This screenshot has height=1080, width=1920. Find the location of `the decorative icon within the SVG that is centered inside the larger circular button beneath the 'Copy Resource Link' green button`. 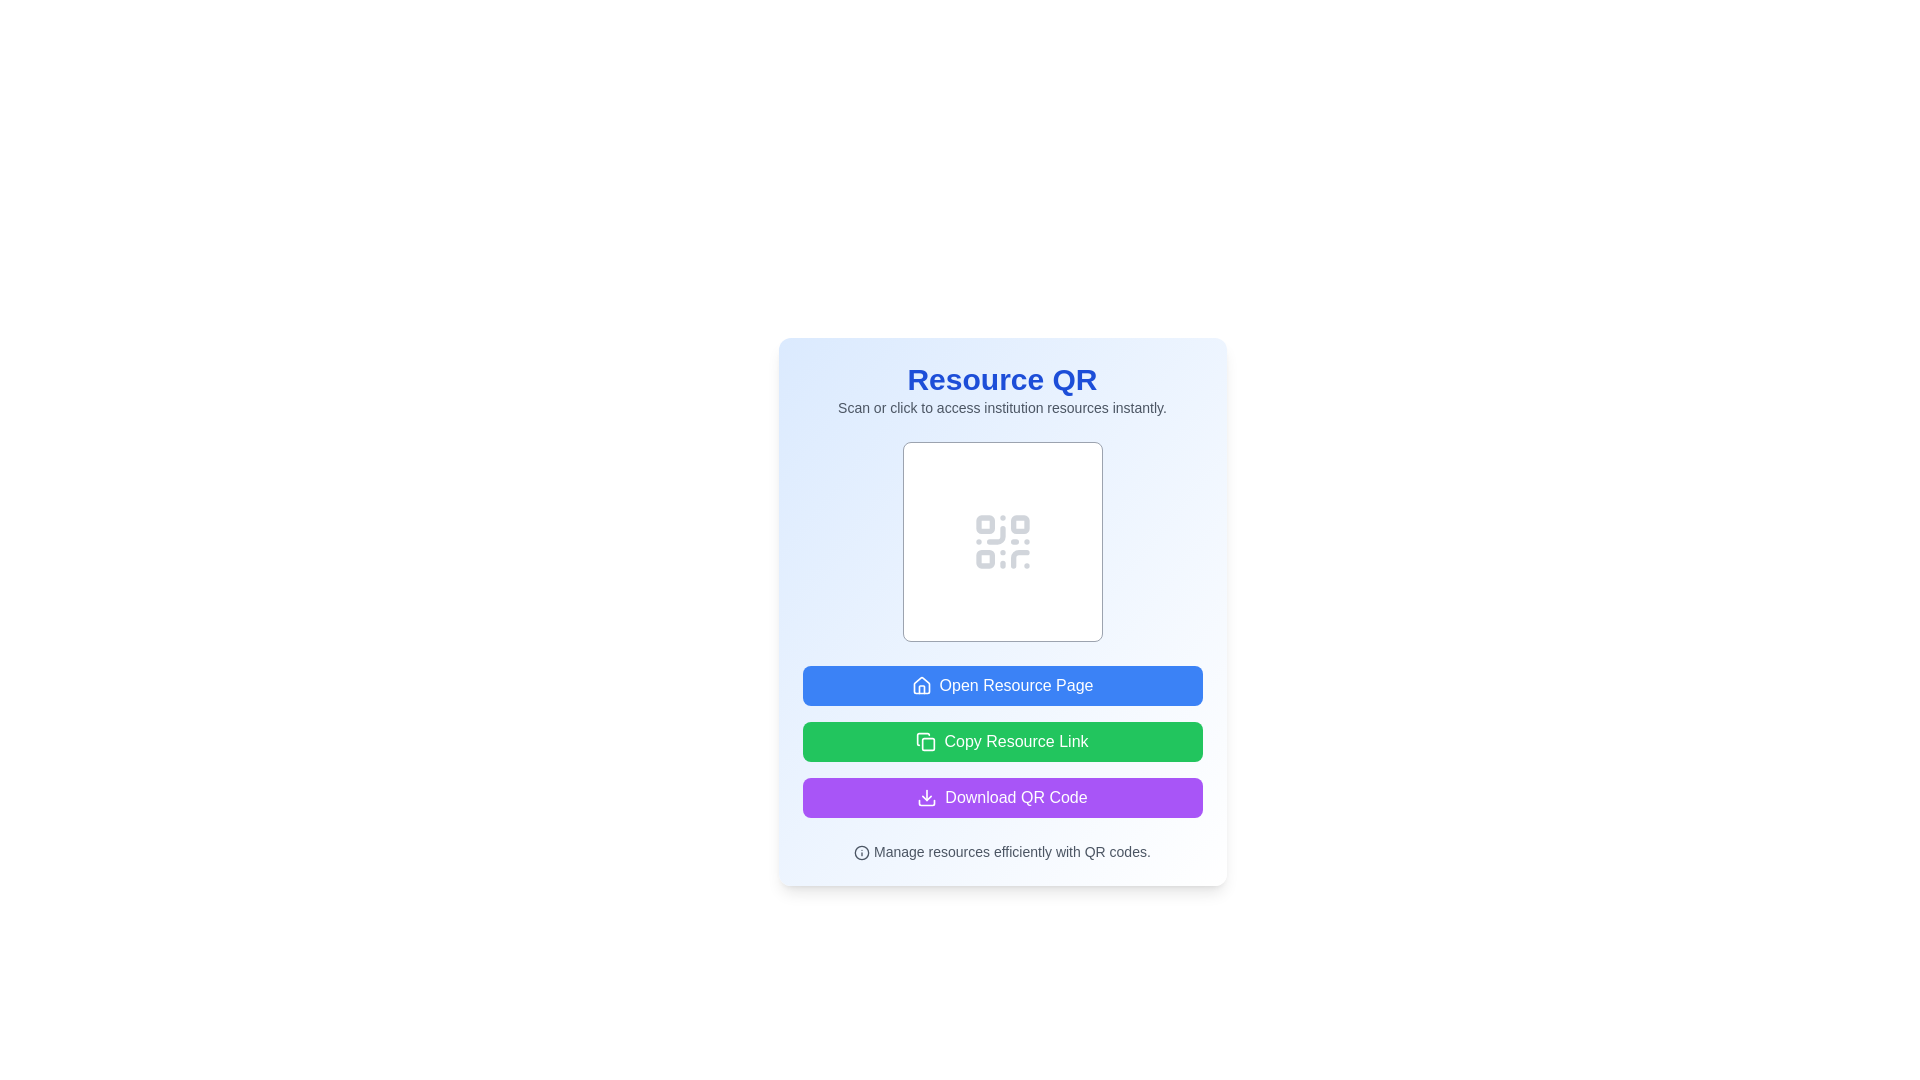

the decorative icon within the SVG that is centered inside the larger circular button beneath the 'Copy Resource Link' green button is located at coordinates (927, 744).